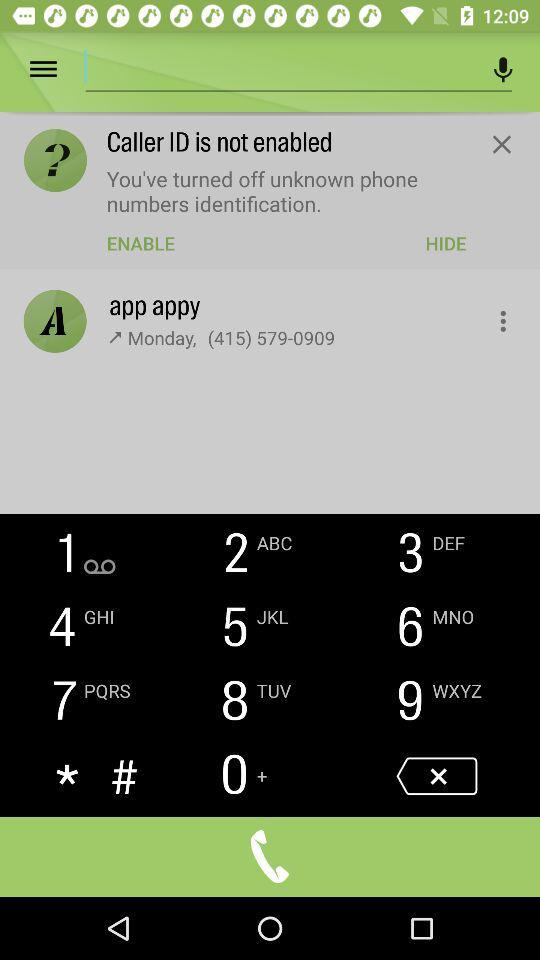  Describe the element at coordinates (280, 66) in the screenshot. I see `field to input phone number` at that location.